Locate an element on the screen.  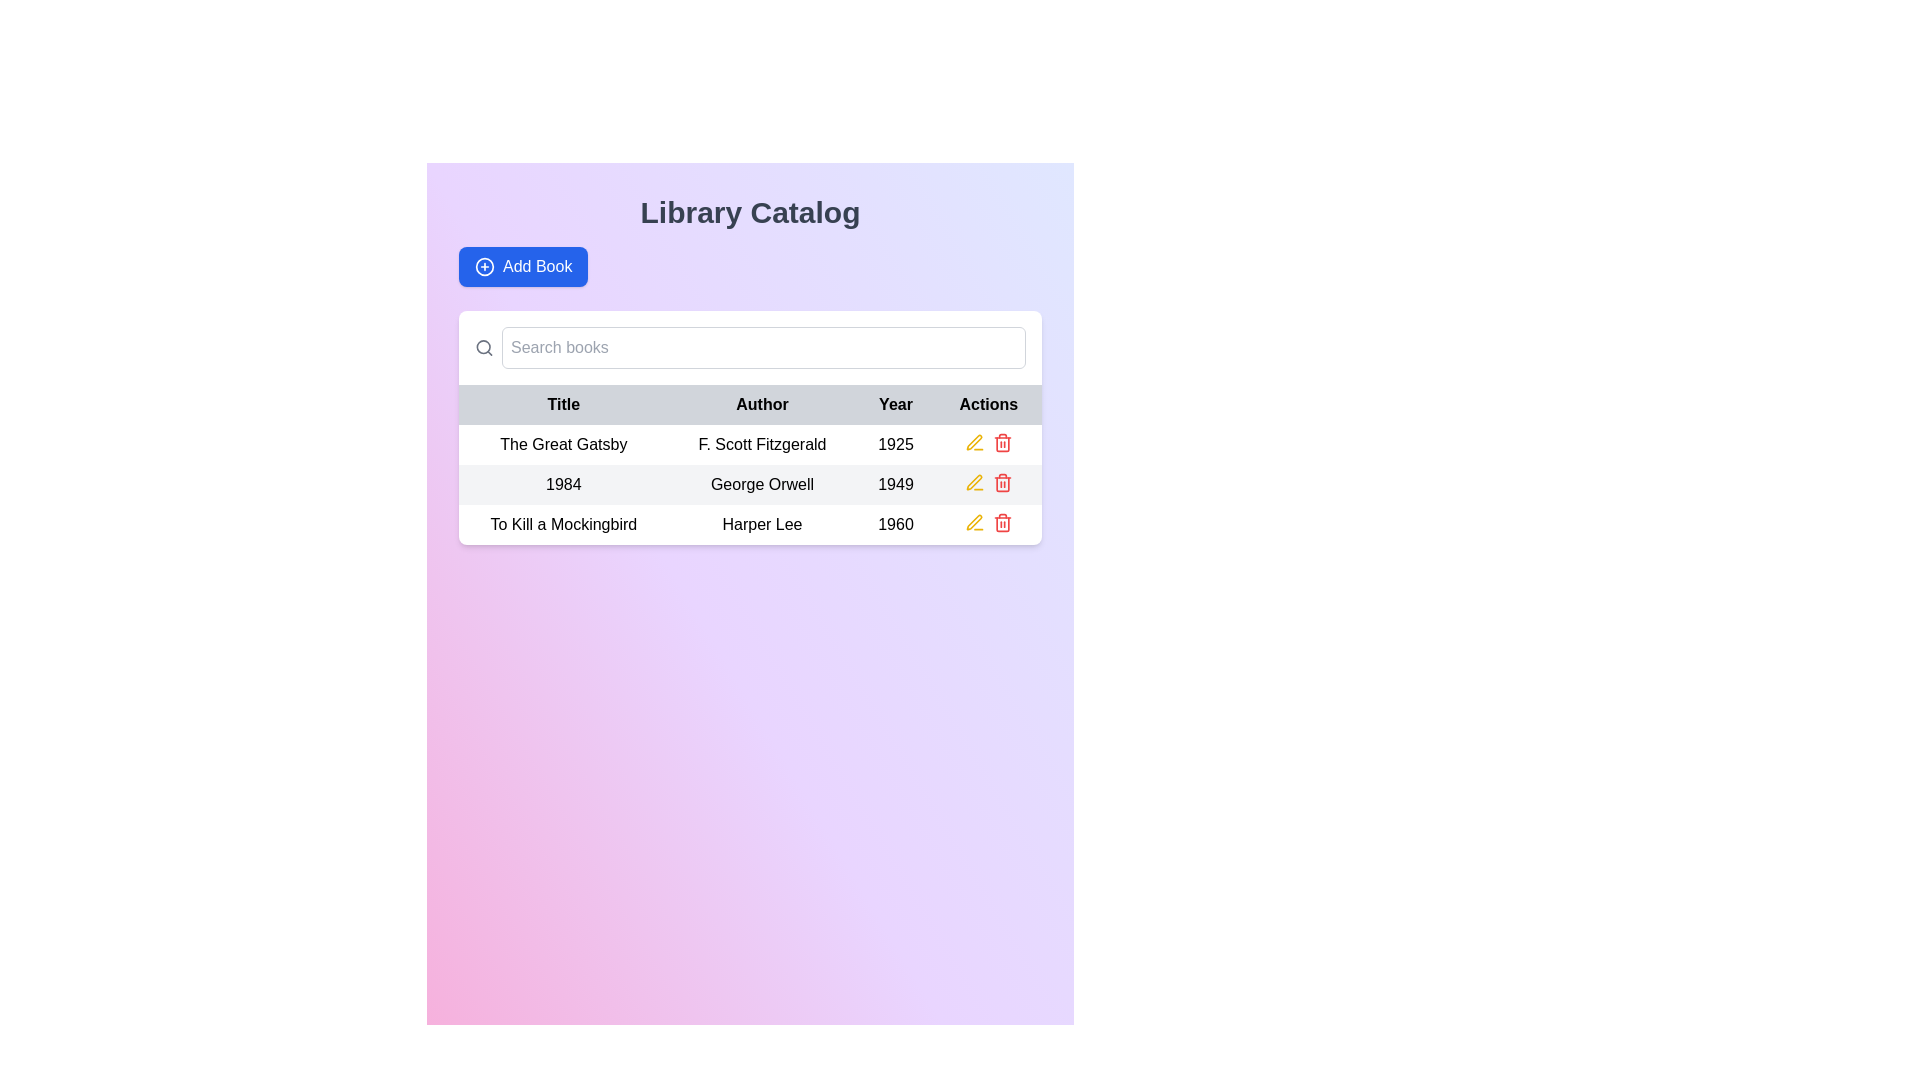
the text '1925' in the 'Year' column of the library catalog interface, which is located in the first row of the table, following 'F. Scott Fitzgerald' and preceding 'Actions' is located at coordinates (895, 443).